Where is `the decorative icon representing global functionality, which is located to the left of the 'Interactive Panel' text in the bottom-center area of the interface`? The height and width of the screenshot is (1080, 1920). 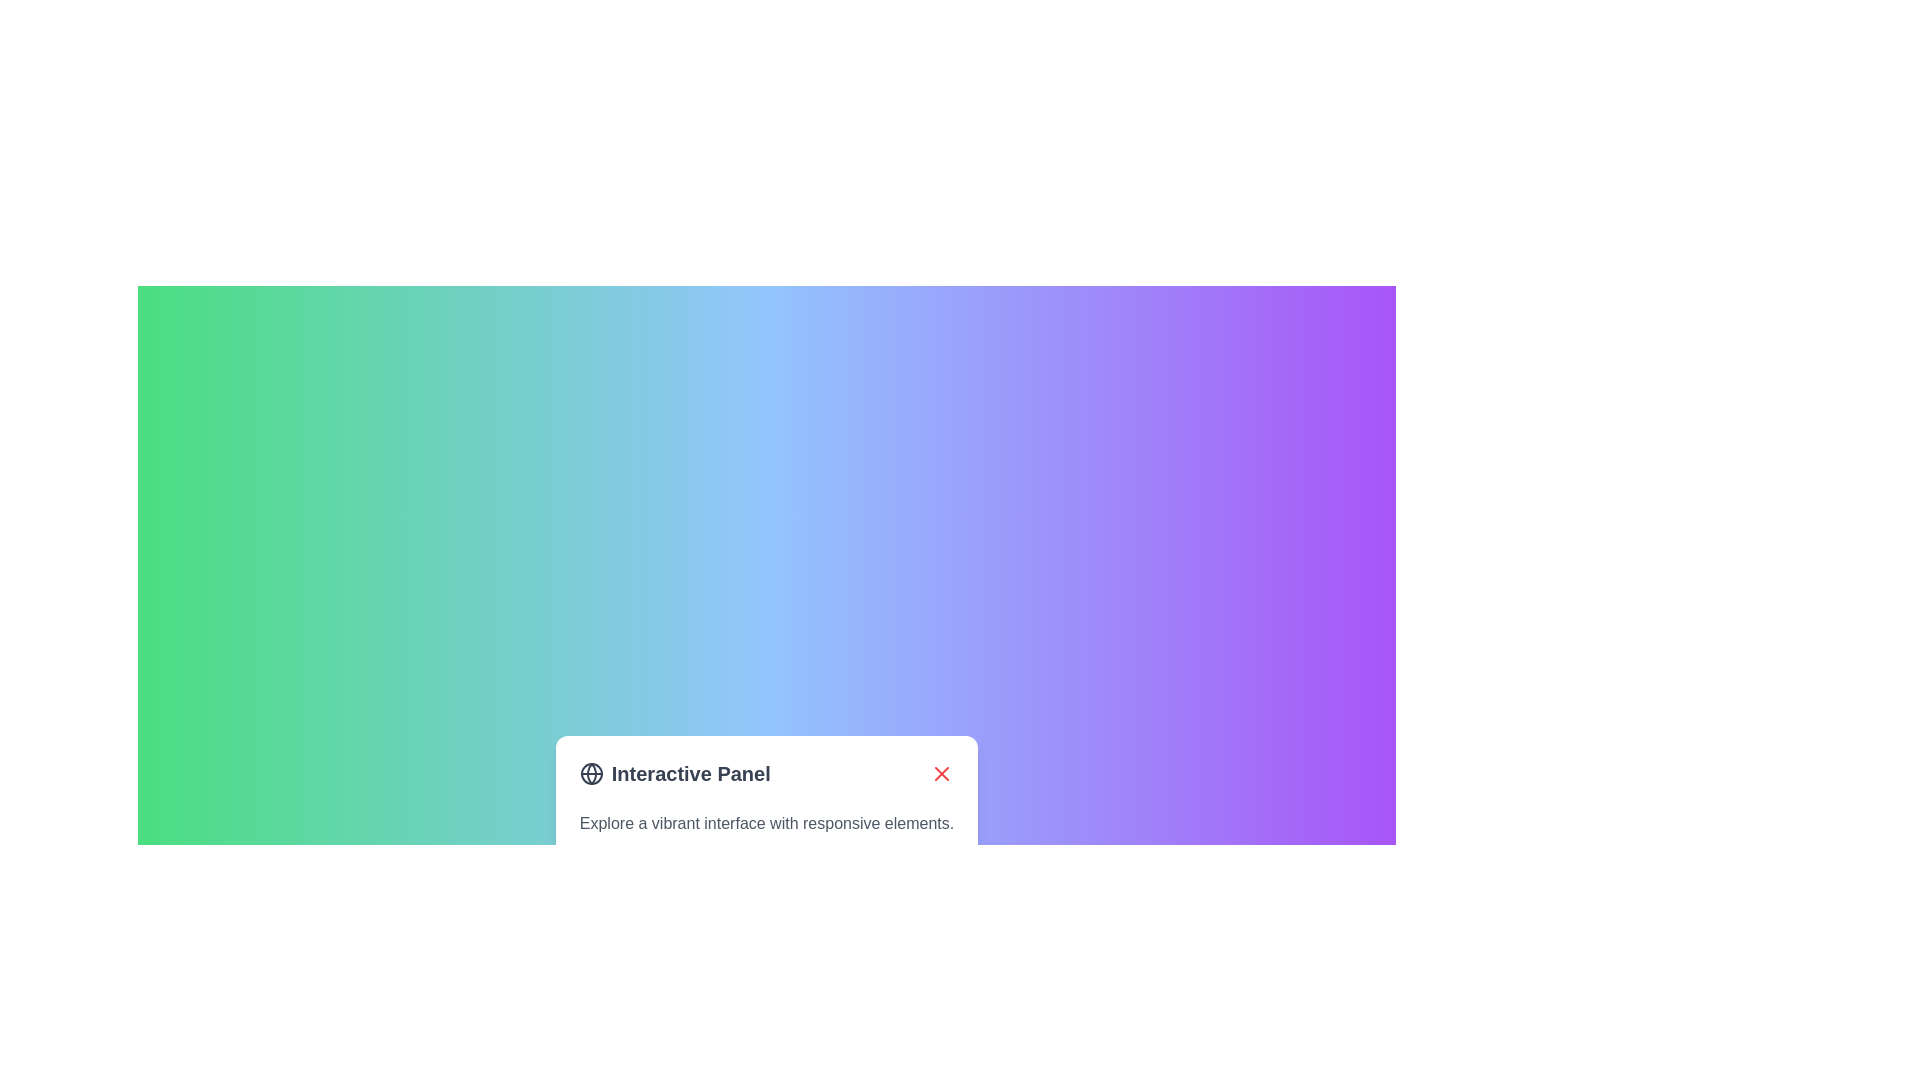
the decorative icon representing global functionality, which is located to the left of the 'Interactive Panel' text in the bottom-center area of the interface is located at coordinates (590, 773).